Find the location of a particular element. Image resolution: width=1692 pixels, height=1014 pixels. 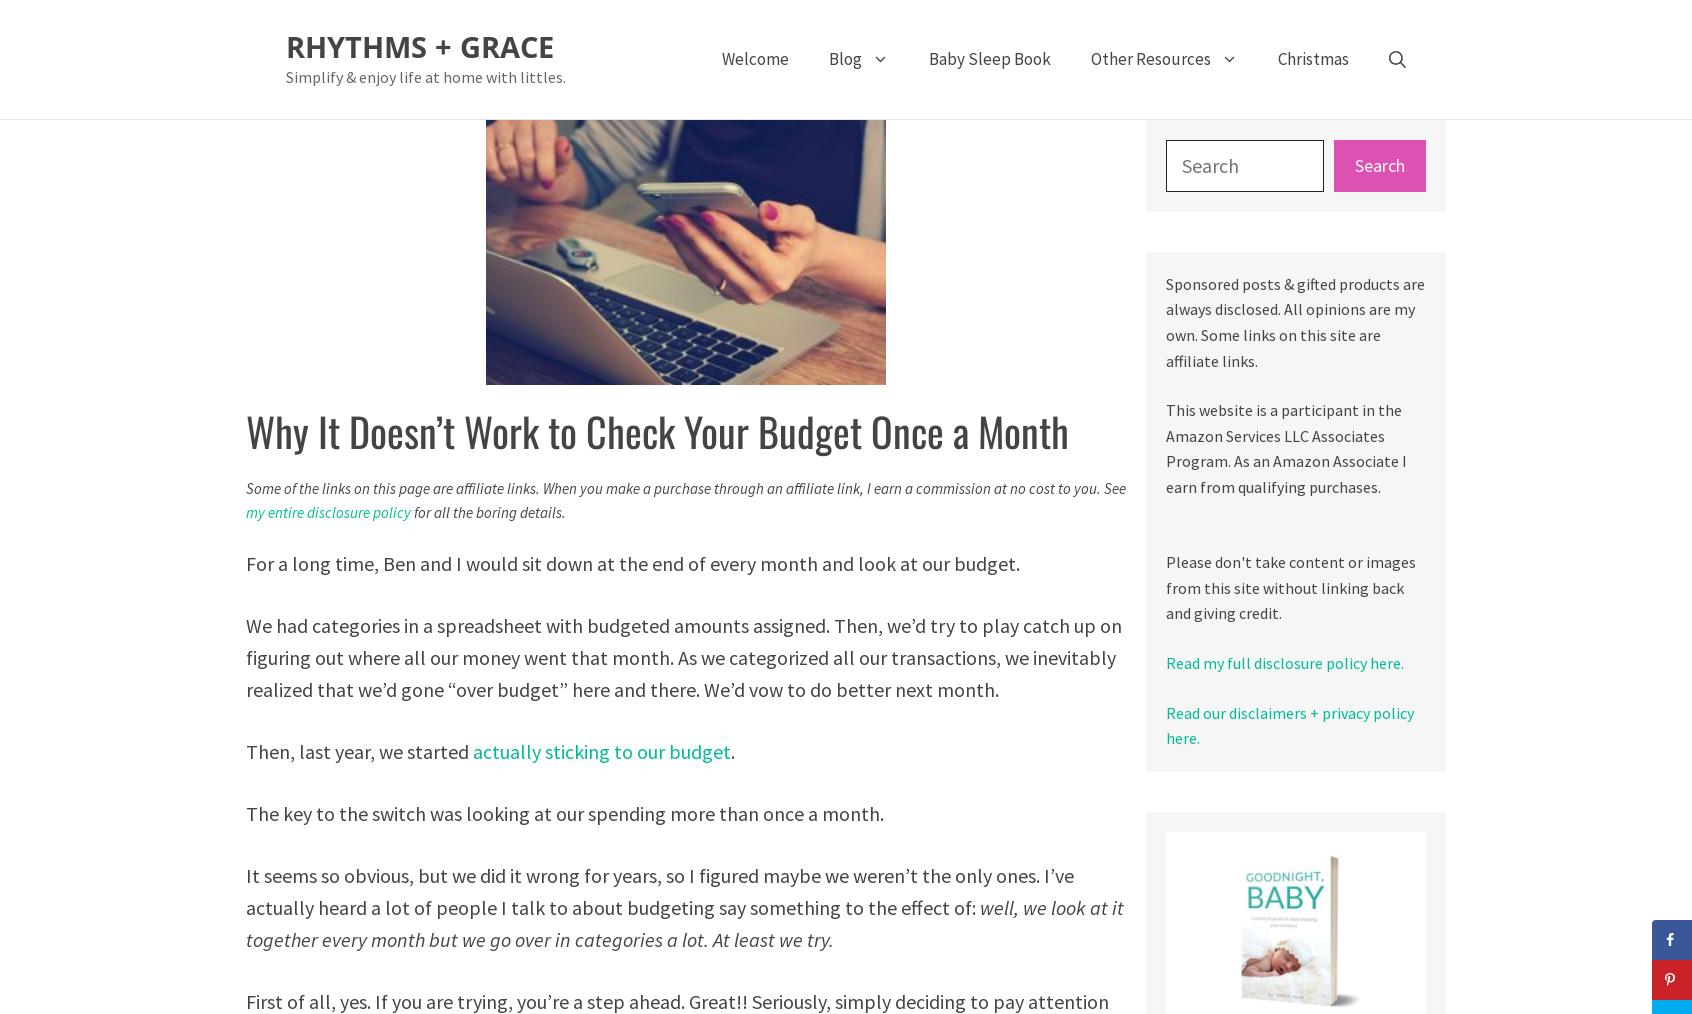

'Simplify & enjoy life at home with littles.' is located at coordinates (425, 75).